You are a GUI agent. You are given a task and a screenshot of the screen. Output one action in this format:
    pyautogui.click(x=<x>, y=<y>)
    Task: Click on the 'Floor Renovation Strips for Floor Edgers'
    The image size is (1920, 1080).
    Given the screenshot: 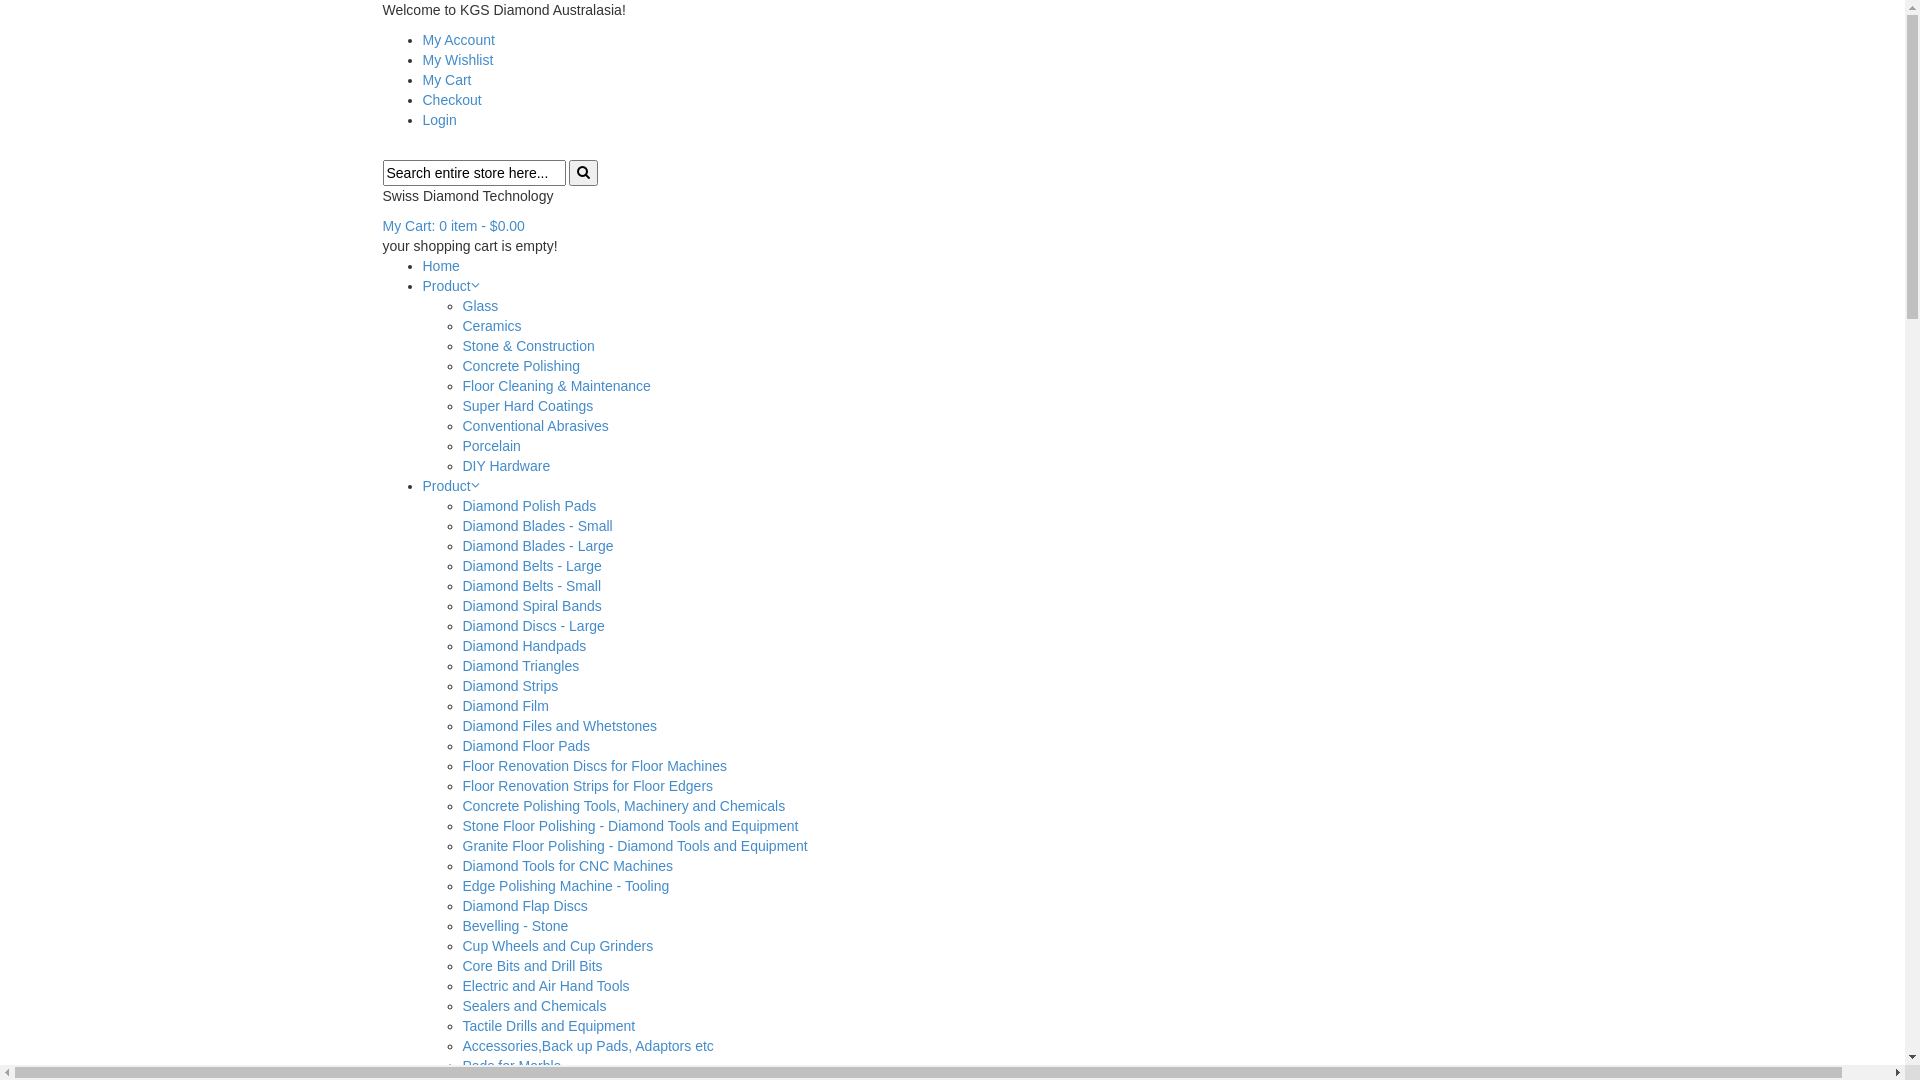 What is the action you would take?
    pyautogui.click(x=586, y=785)
    